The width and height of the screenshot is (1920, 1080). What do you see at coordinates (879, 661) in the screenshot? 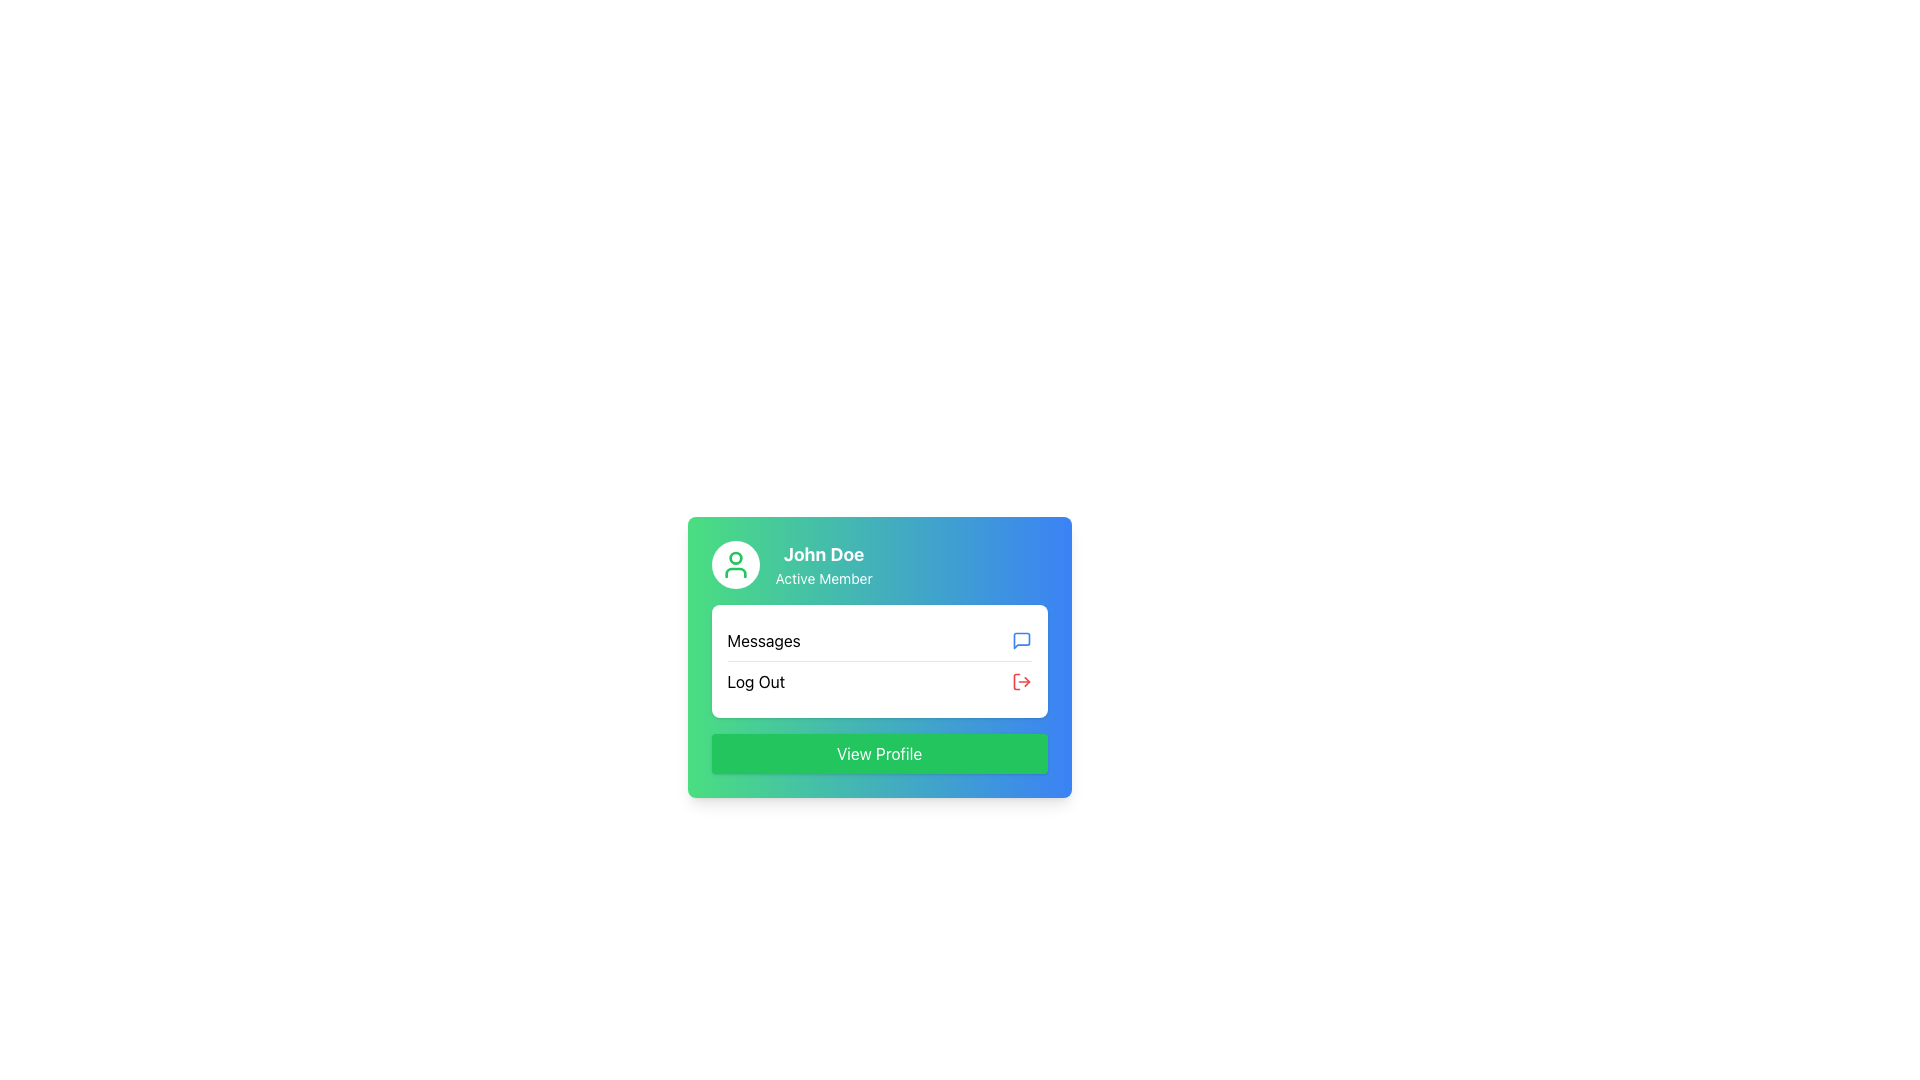
I see `the 'Messages' option in the menu with a white background containing actionable options` at bounding box center [879, 661].